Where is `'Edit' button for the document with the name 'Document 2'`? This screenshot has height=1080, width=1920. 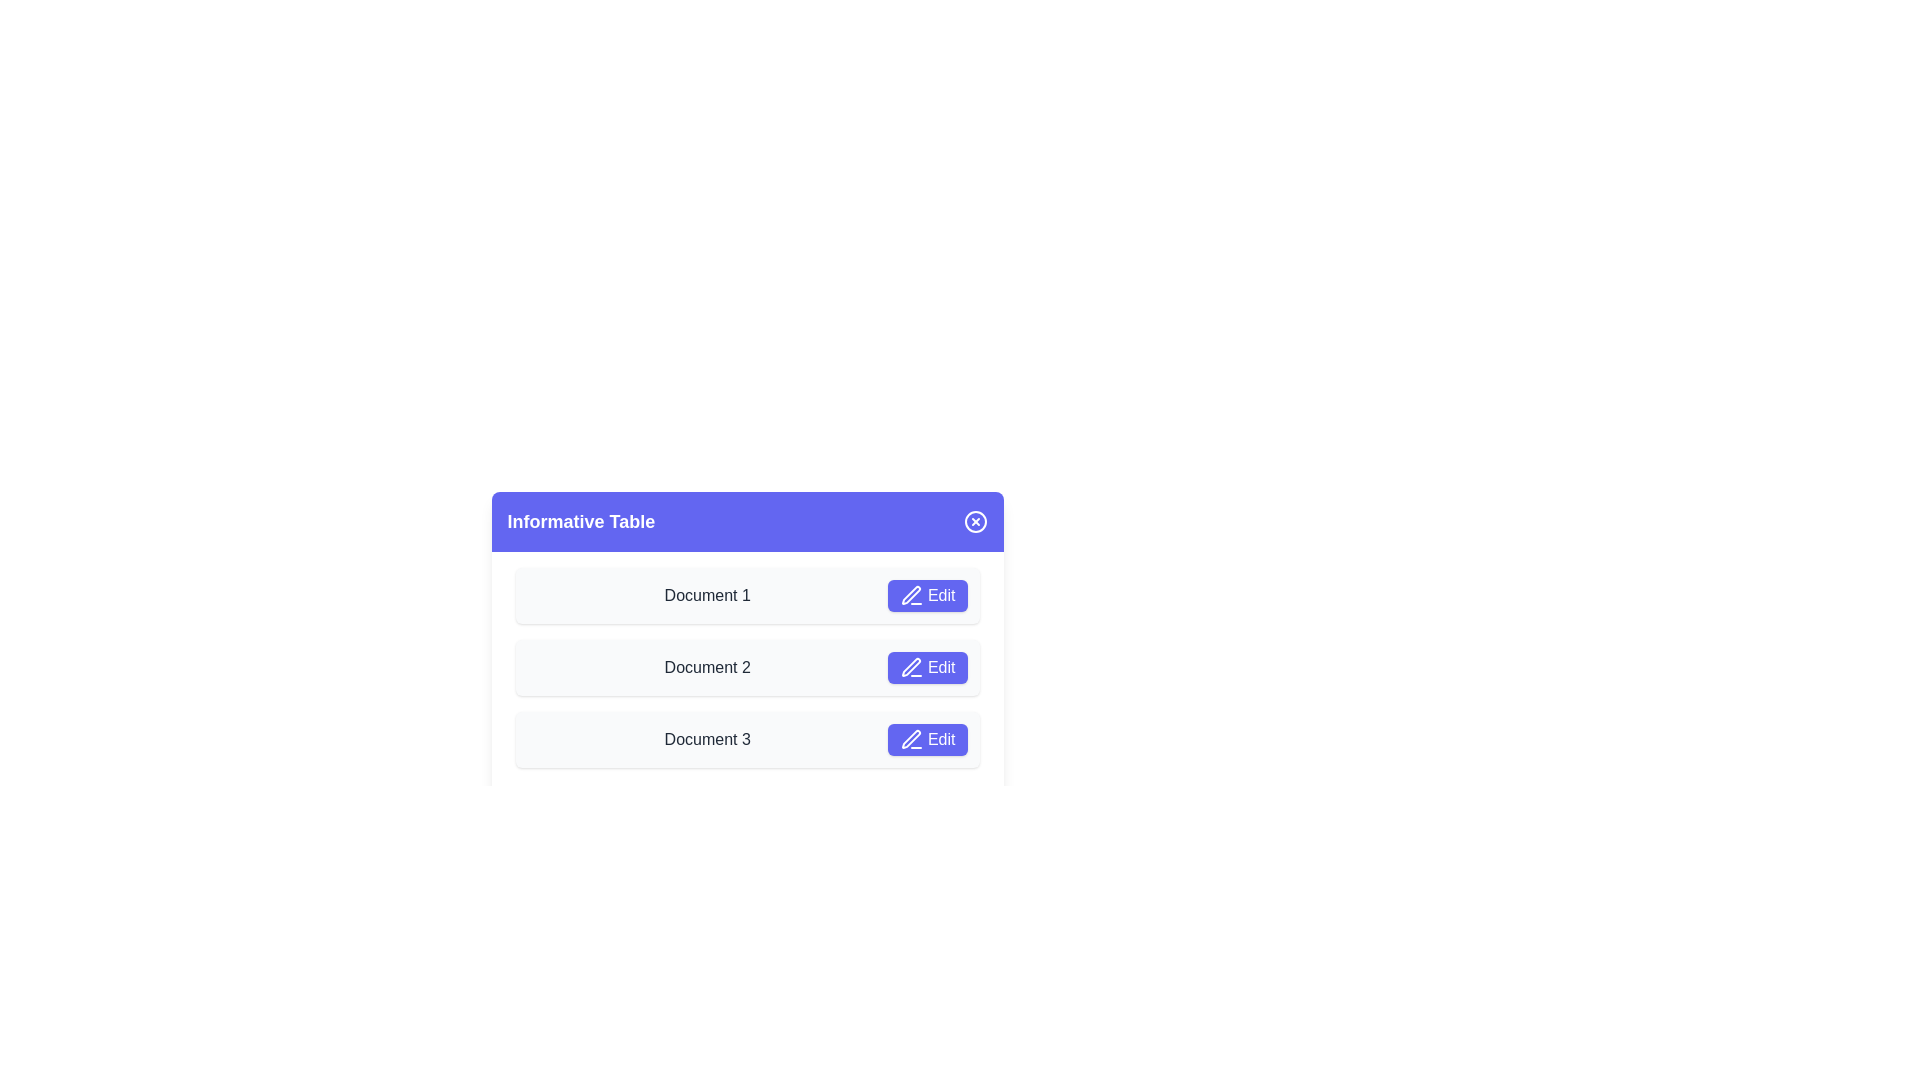
'Edit' button for the document with the name 'Document 2' is located at coordinates (926, 667).